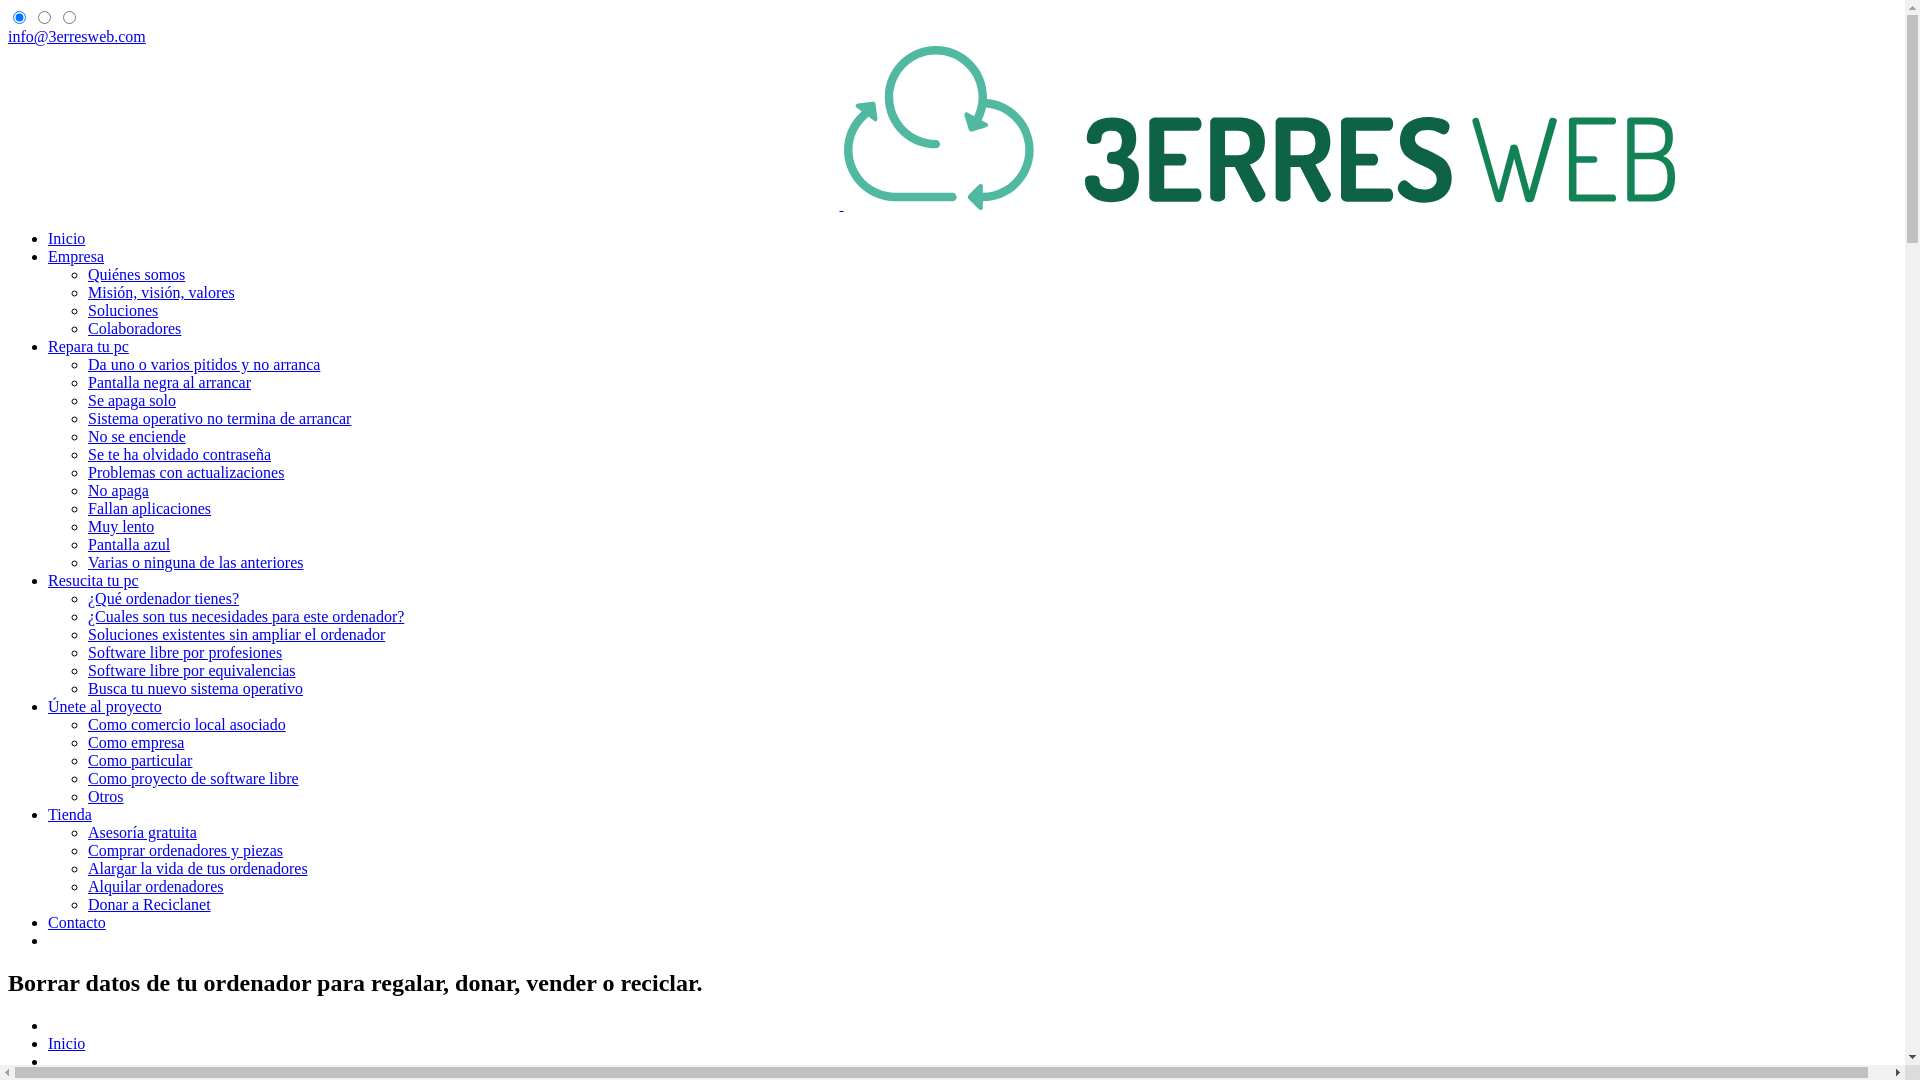  Describe the element at coordinates (148, 507) in the screenshot. I see `'Fallan aplicaciones'` at that location.